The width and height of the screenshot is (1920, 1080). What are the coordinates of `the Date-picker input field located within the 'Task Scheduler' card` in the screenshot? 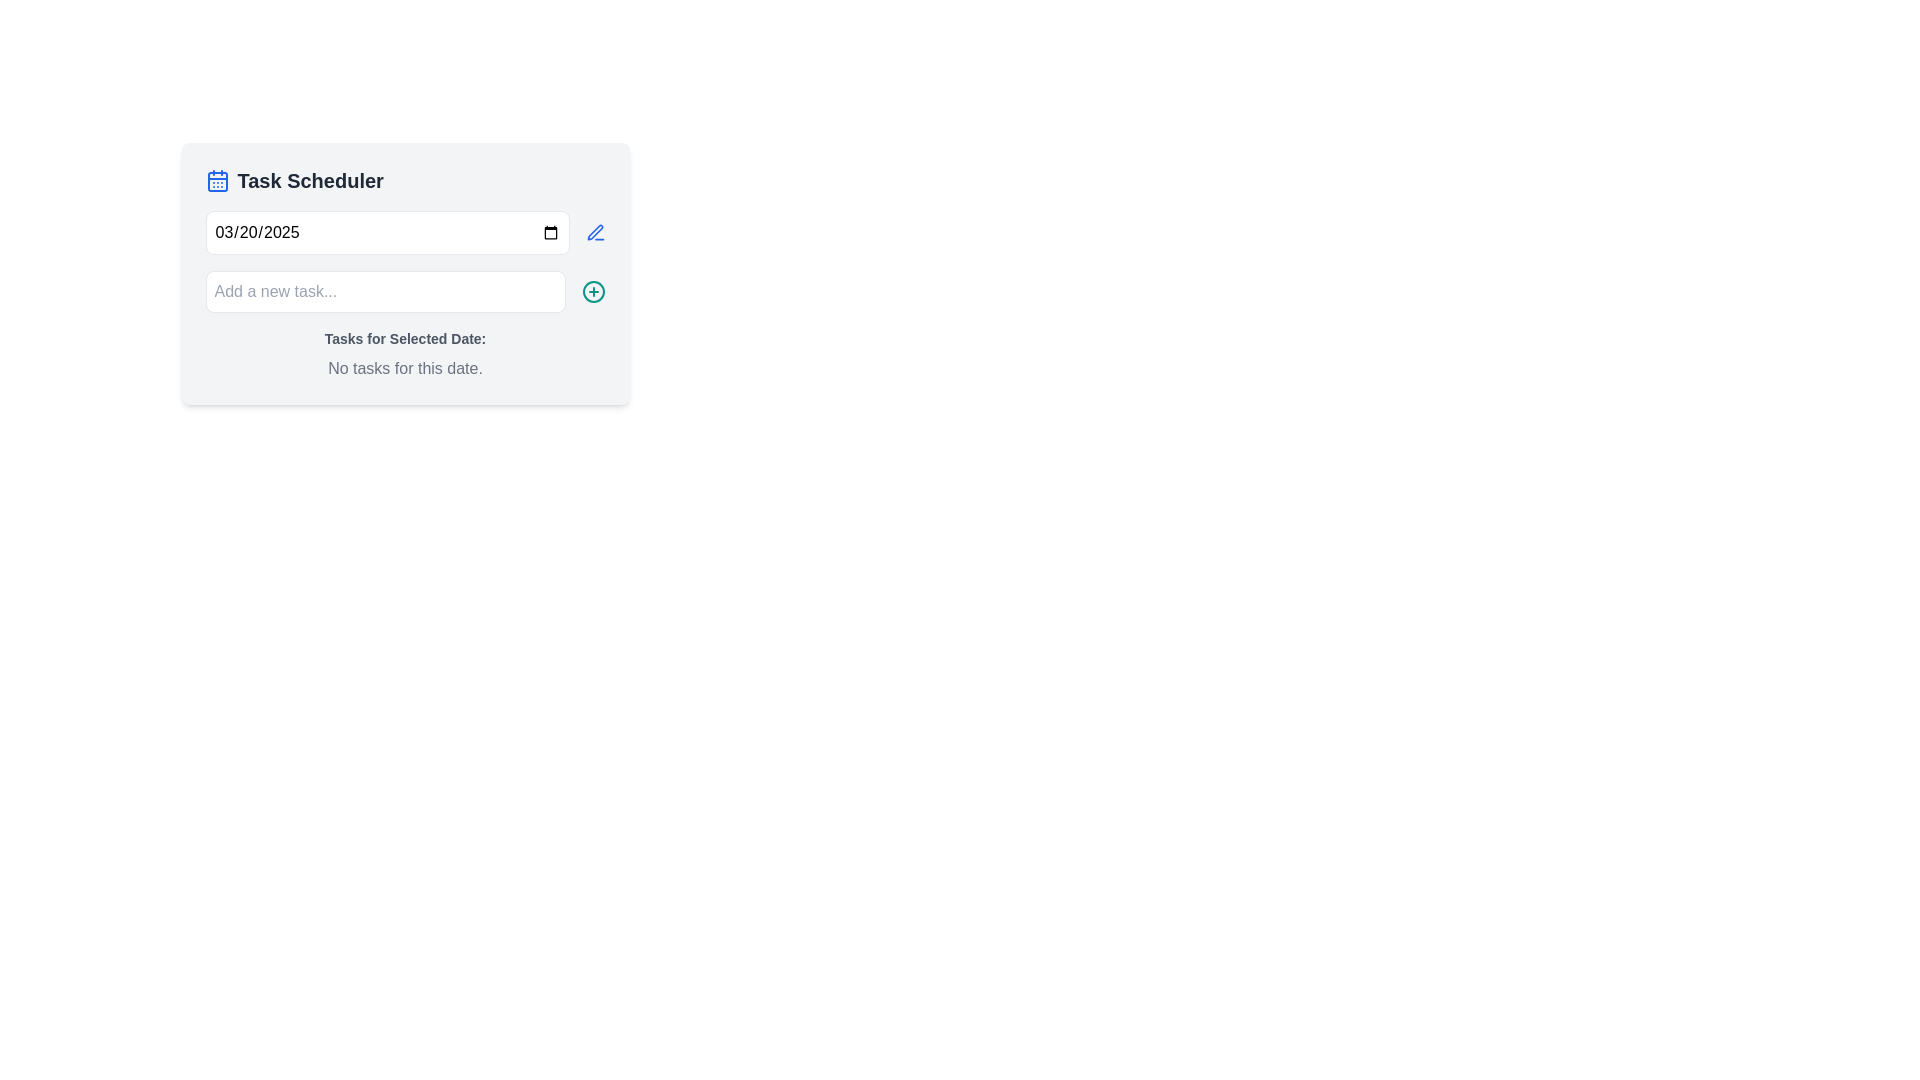 It's located at (404, 231).